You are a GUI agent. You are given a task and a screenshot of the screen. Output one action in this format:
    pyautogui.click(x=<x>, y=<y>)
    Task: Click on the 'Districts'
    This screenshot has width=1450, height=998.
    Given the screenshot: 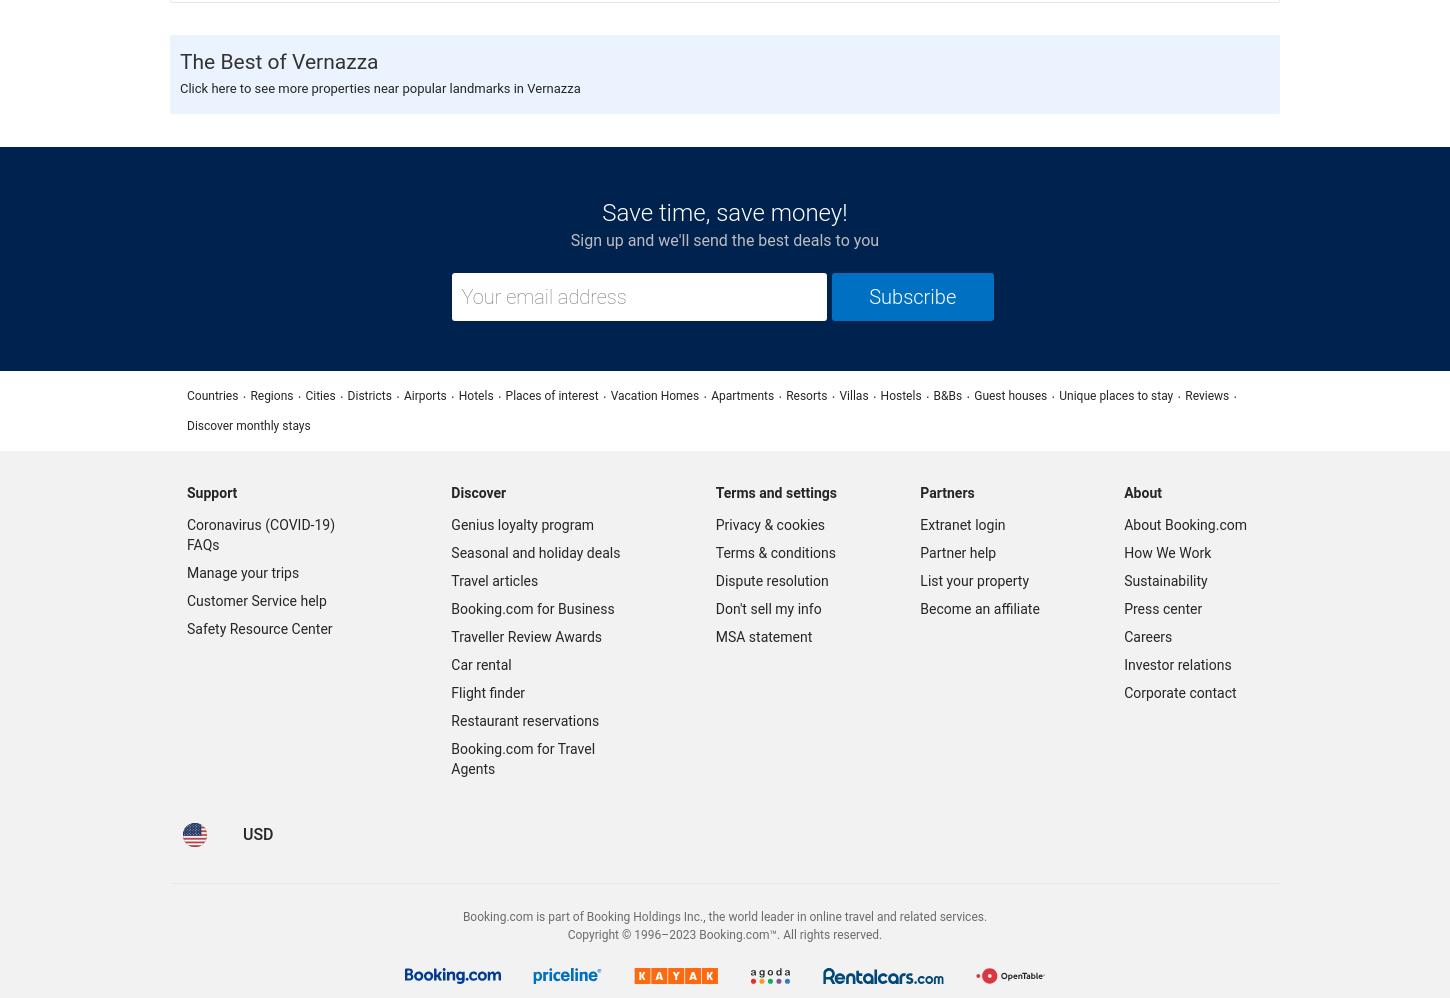 What is the action you would take?
    pyautogui.click(x=368, y=394)
    